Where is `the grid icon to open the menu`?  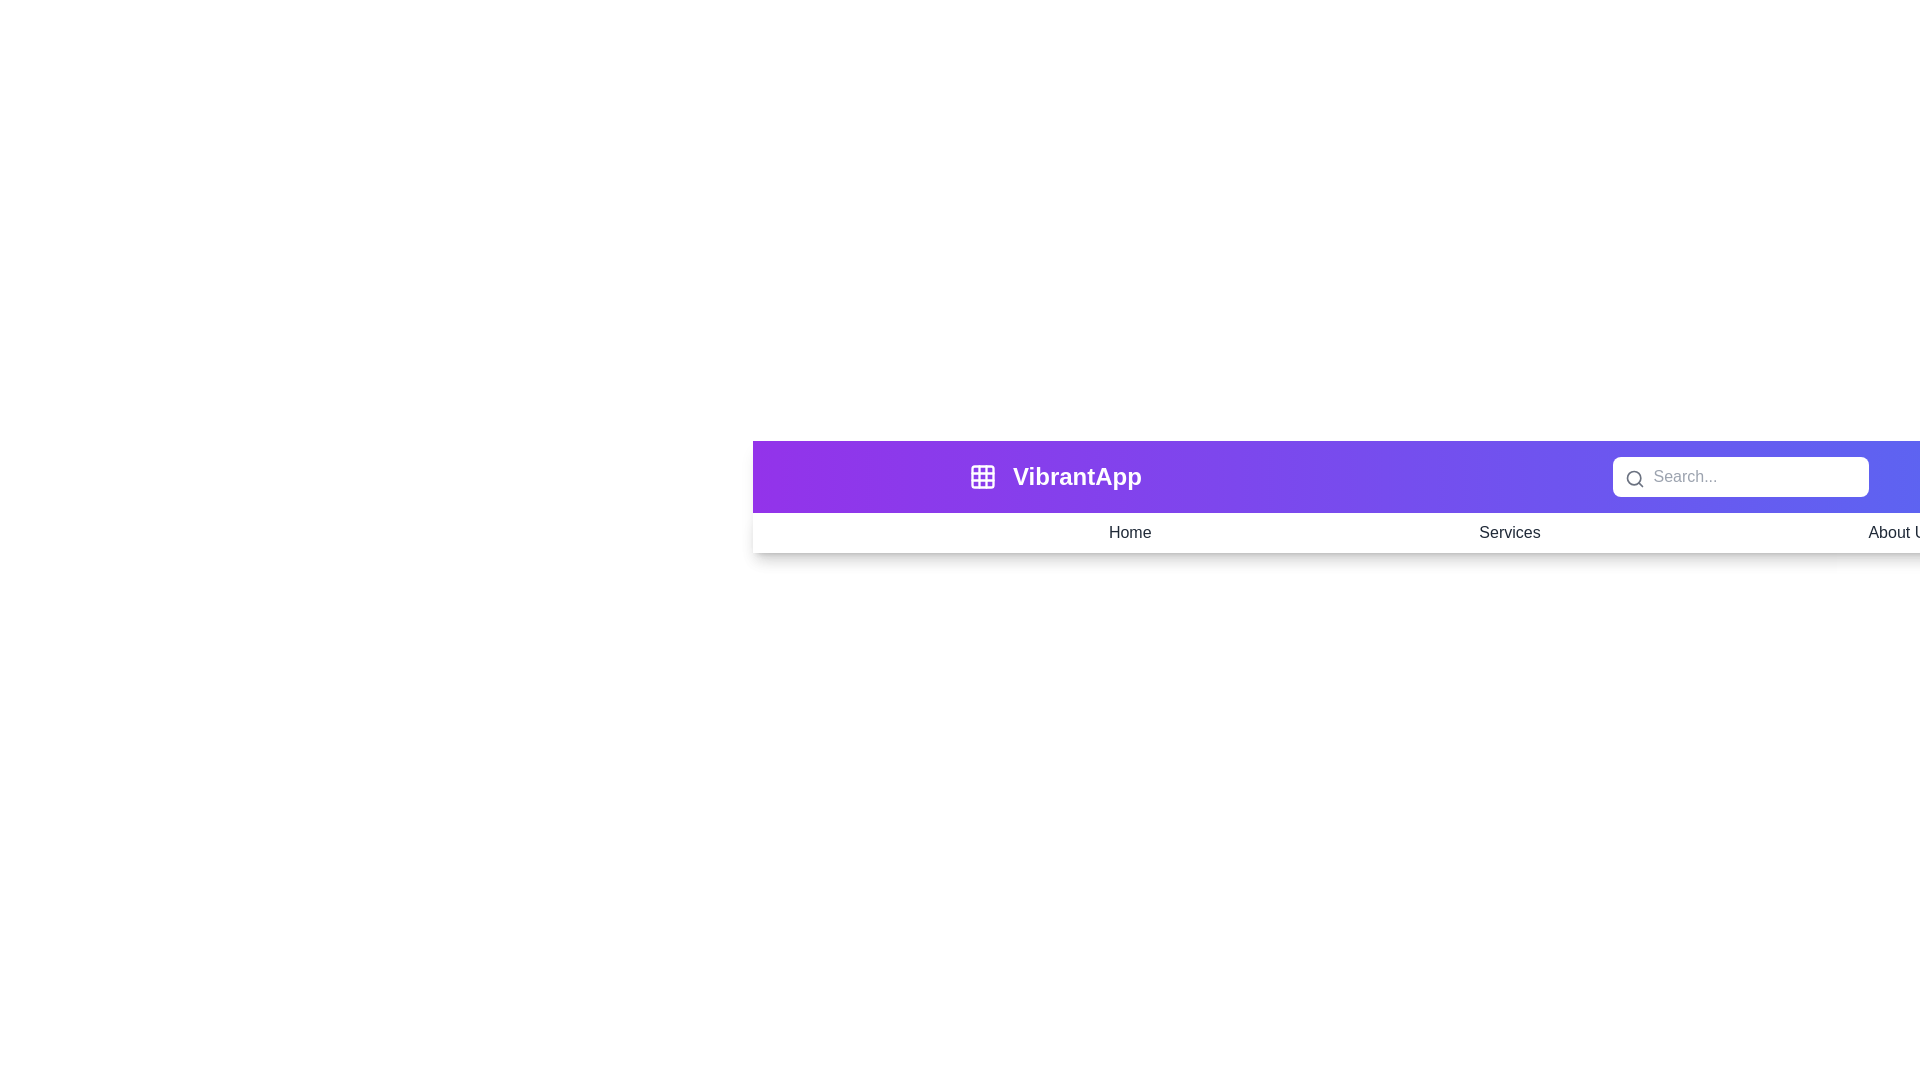 the grid icon to open the menu is located at coordinates (983, 477).